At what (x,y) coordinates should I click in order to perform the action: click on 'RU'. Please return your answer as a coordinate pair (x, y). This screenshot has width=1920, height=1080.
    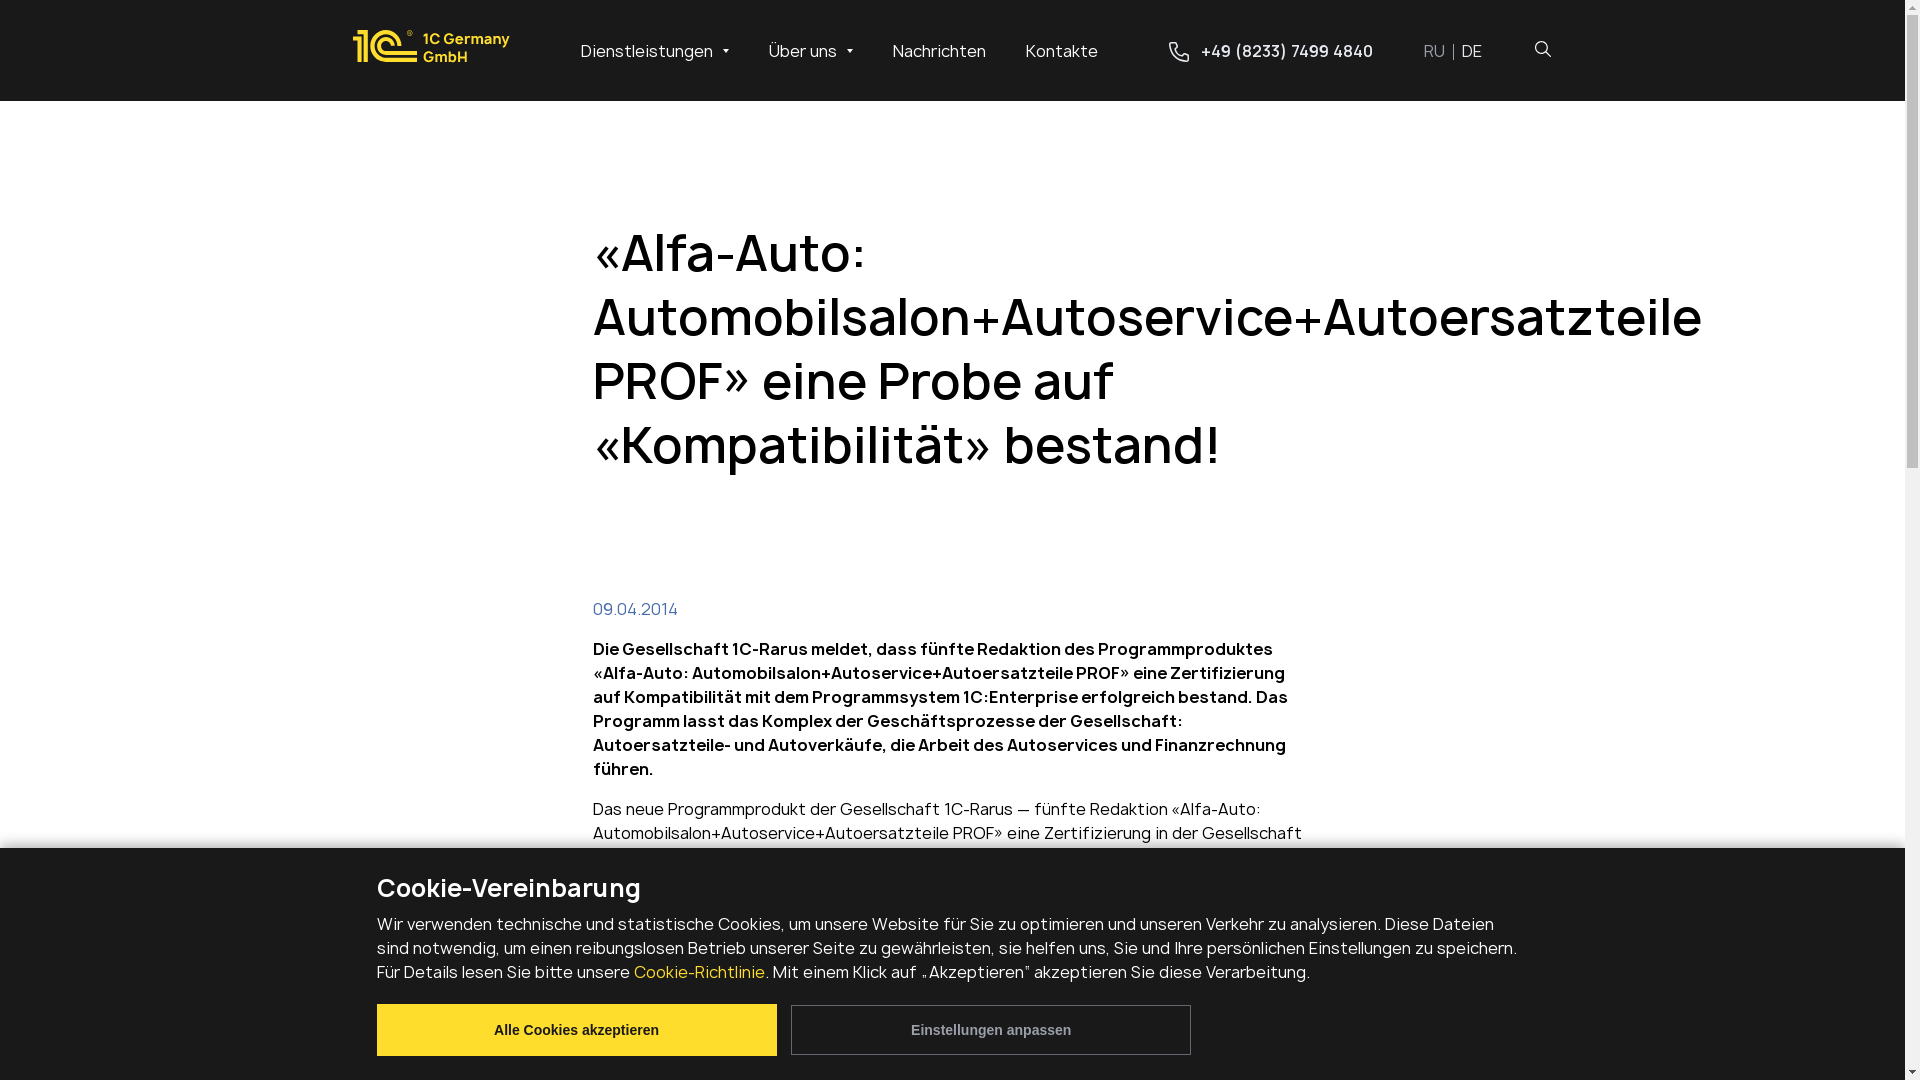
    Looking at the image, I should click on (1443, 49).